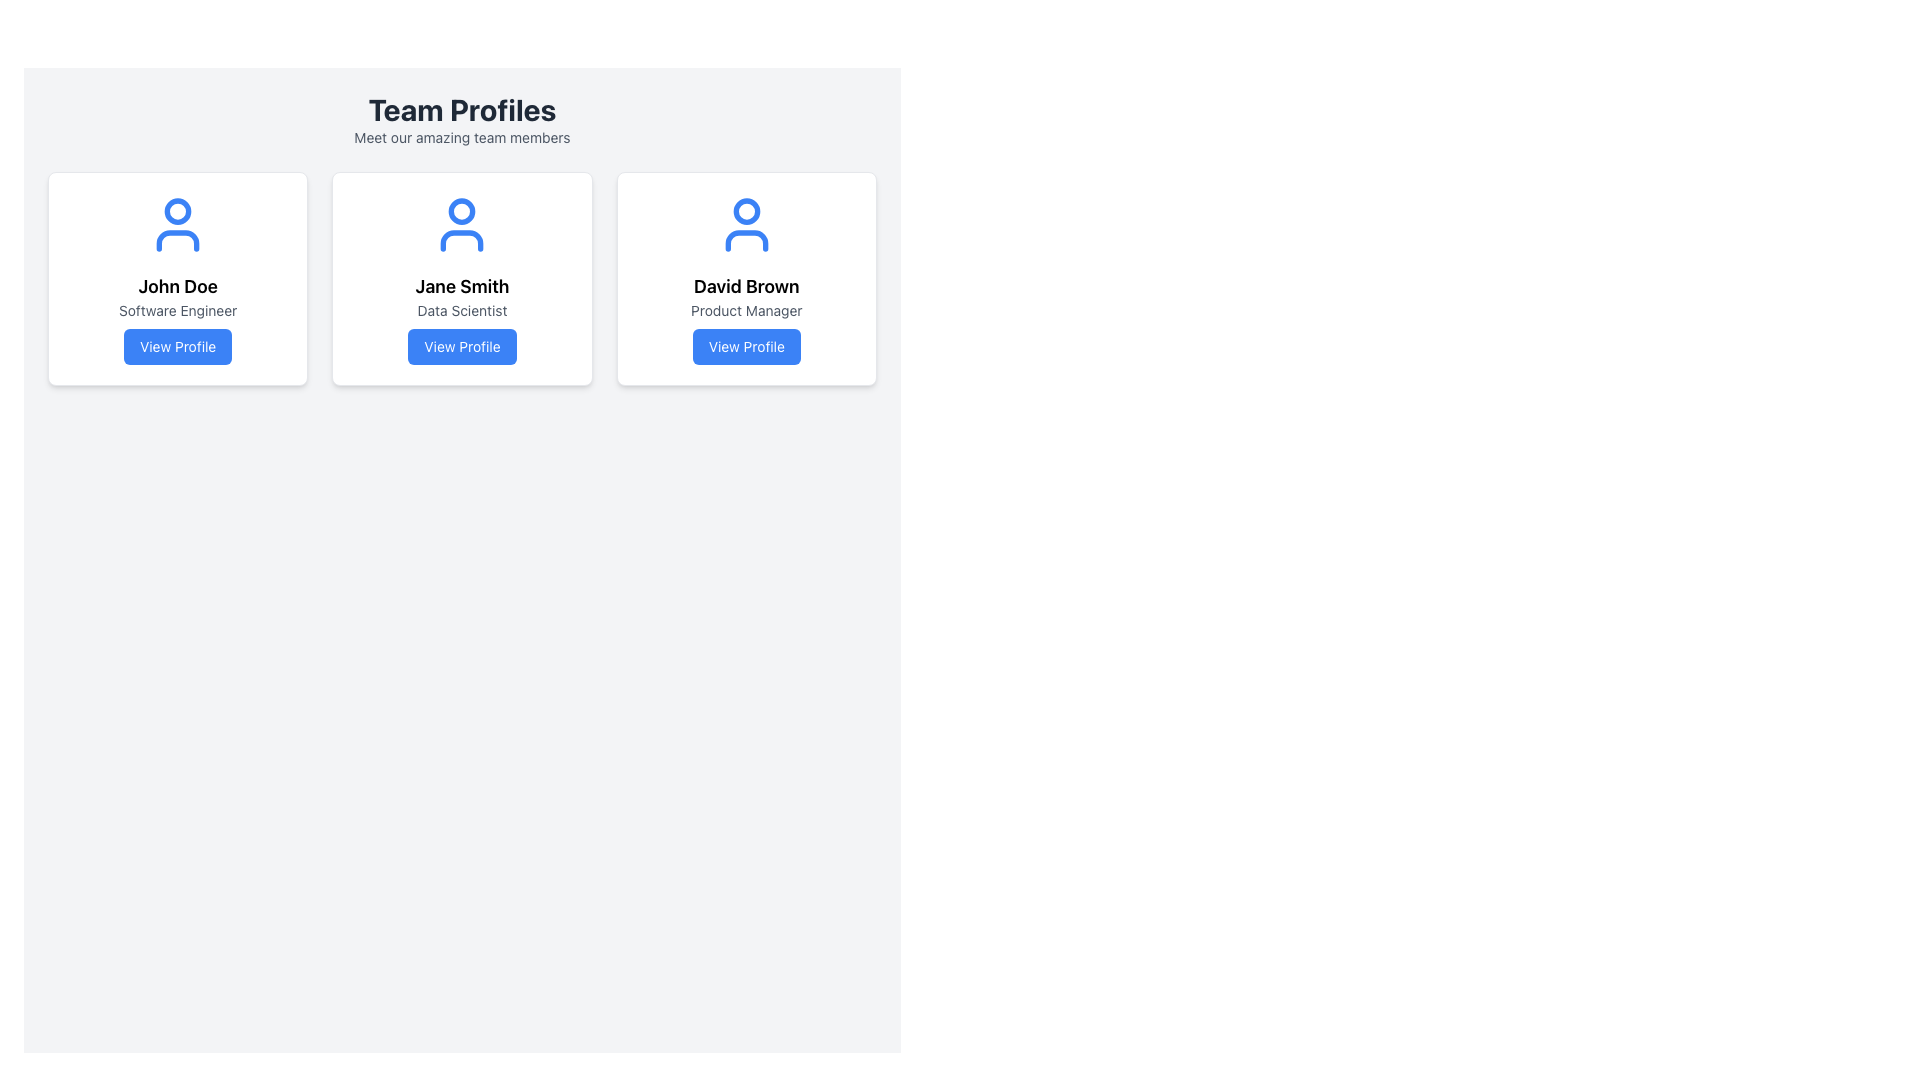  What do you see at coordinates (461, 211) in the screenshot?
I see `the decorative circle within the SVG graphic that represents the person icon for 'Jane Smith', the second profile card from the left` at bounding box center [461, 211].